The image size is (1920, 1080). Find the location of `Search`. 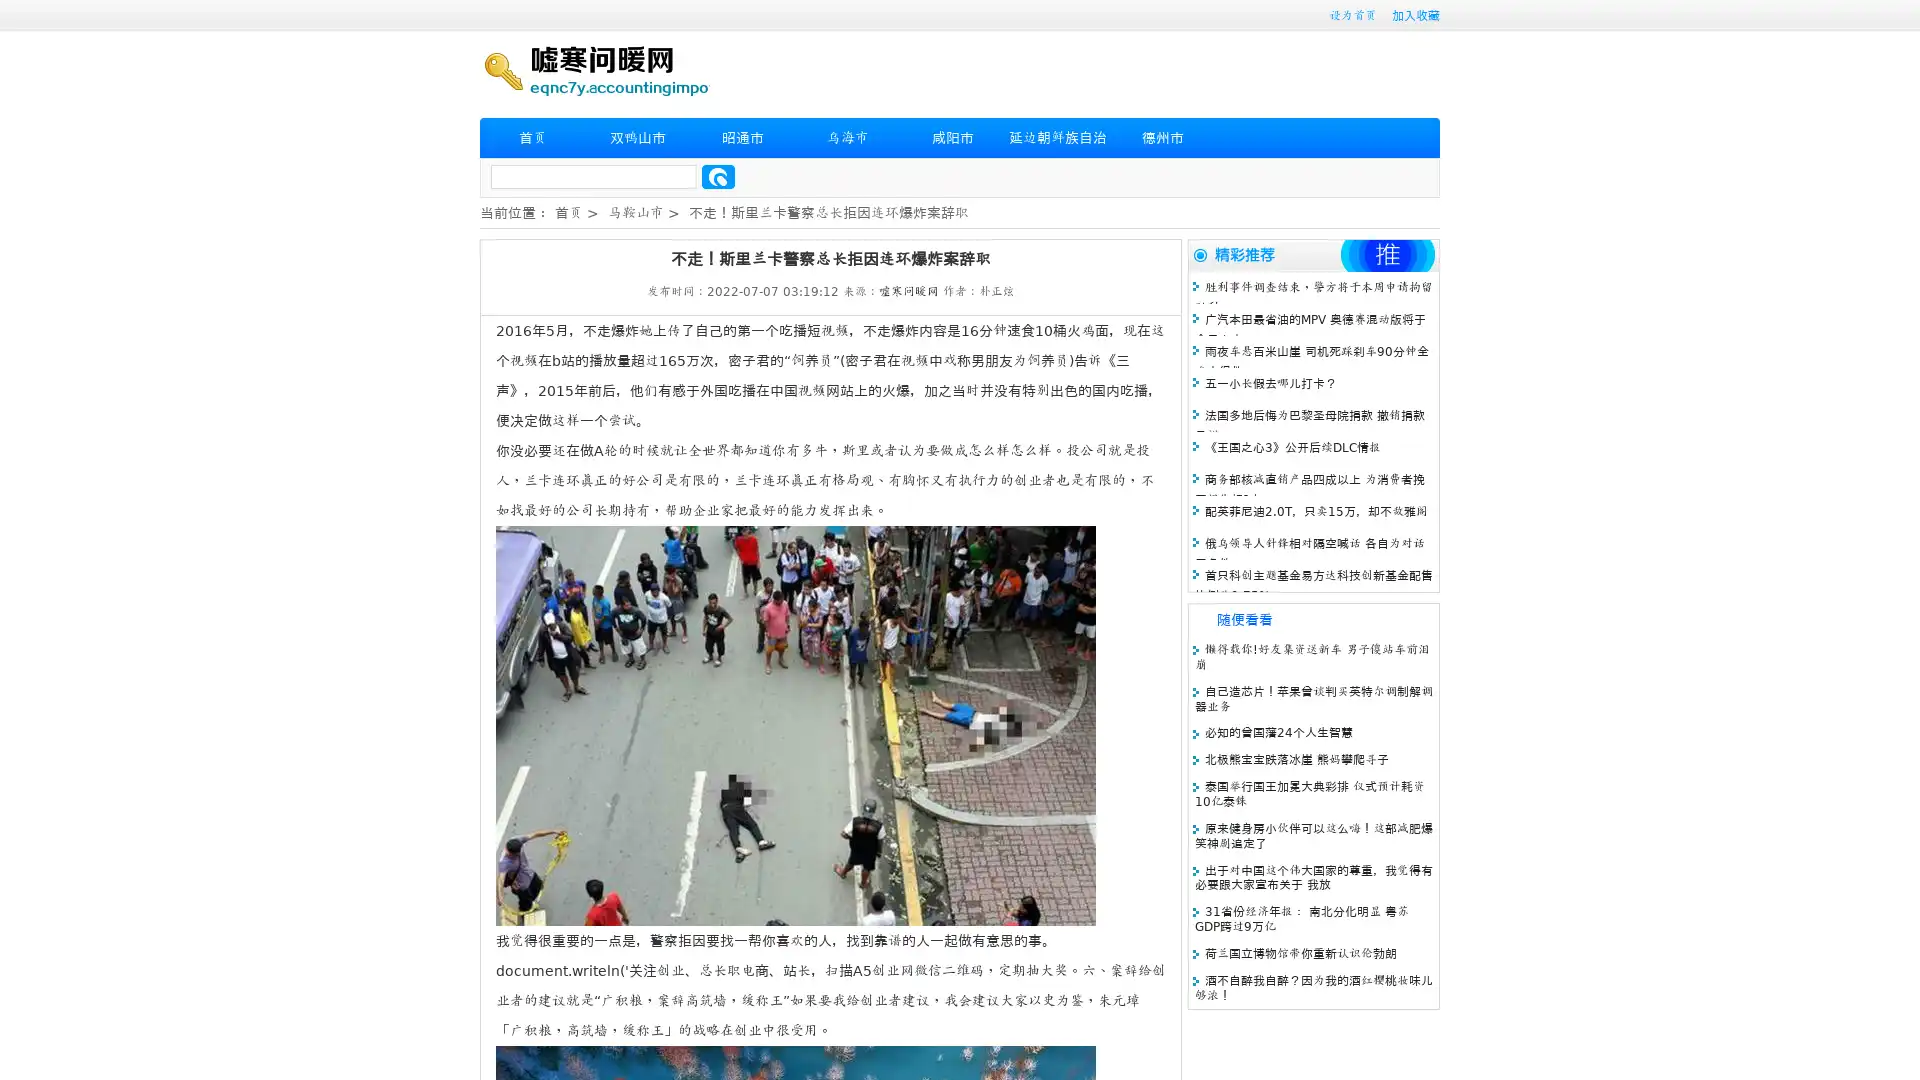

Search is located at coordinates (718, 176).